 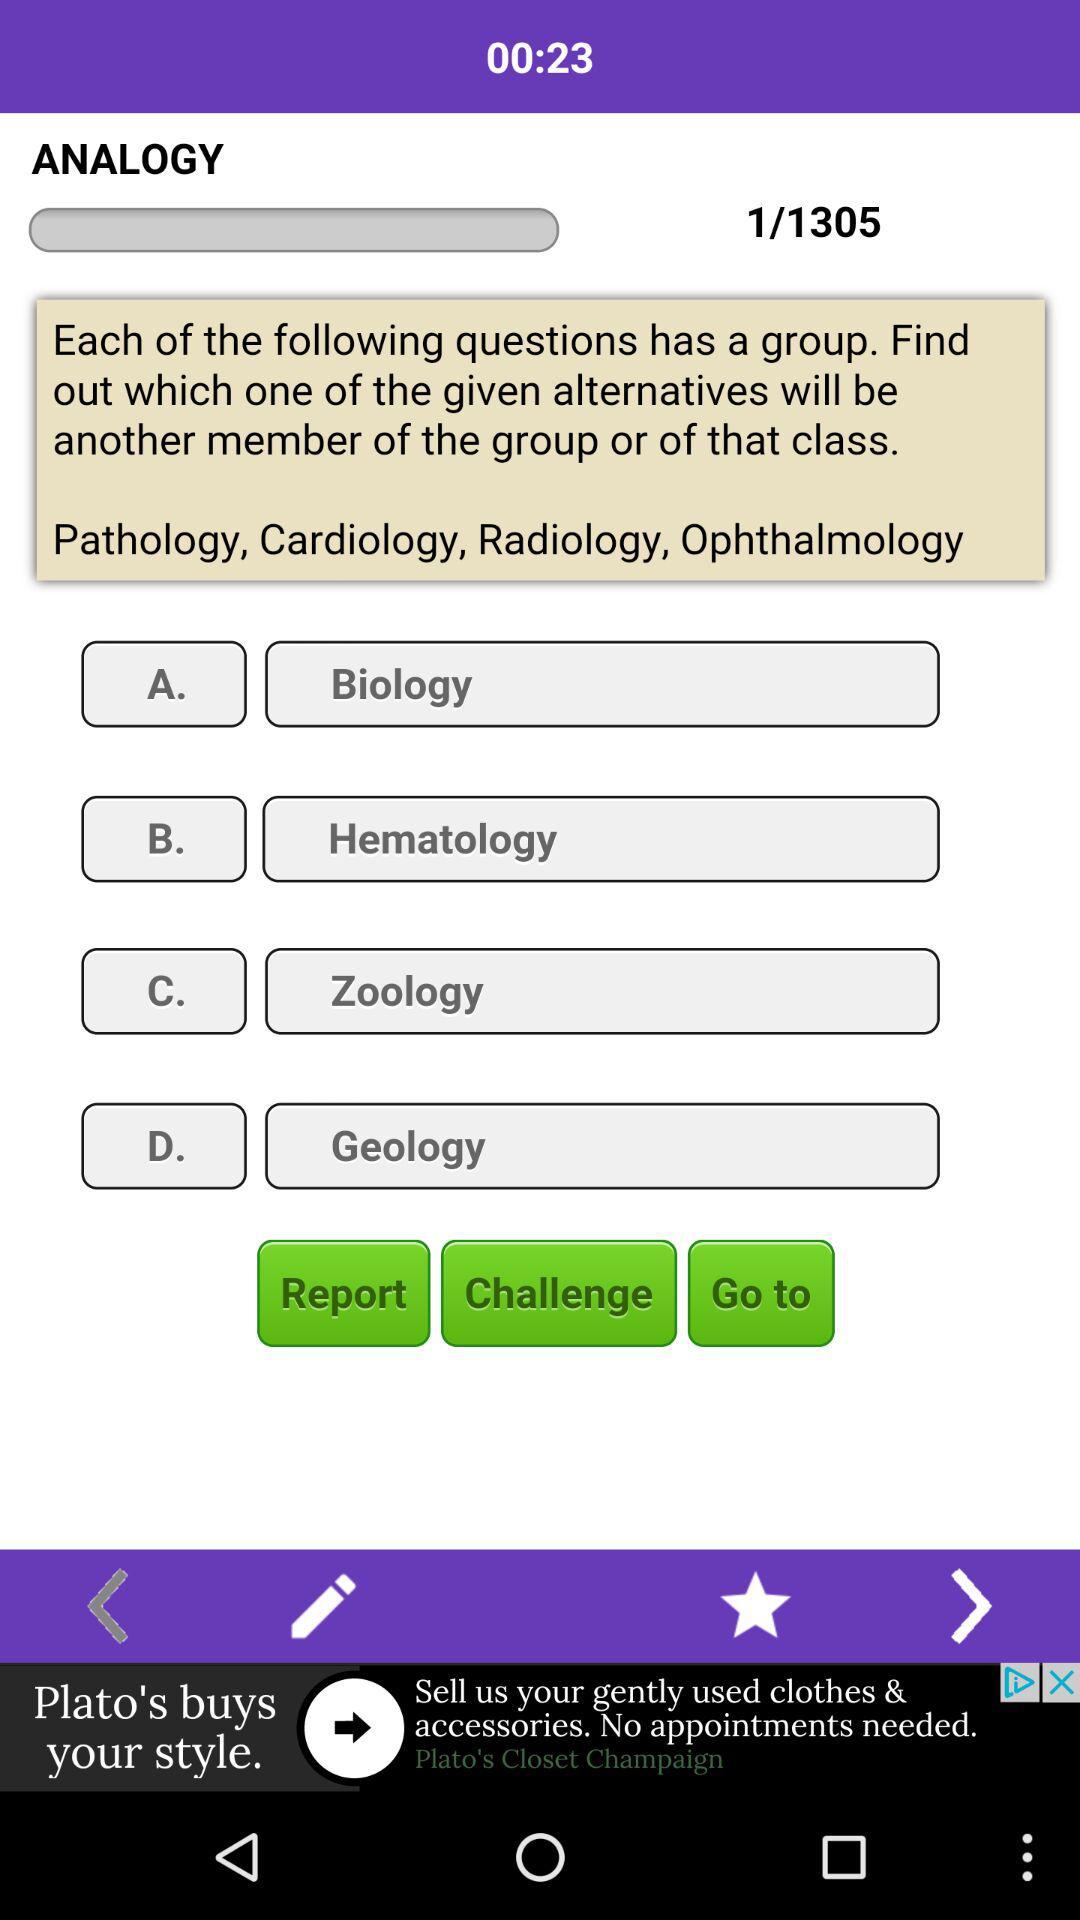 What do you see at coordinates (322, 1717) in the screenshot?
I see `the edit icon` at bounding box center [322, 1717].